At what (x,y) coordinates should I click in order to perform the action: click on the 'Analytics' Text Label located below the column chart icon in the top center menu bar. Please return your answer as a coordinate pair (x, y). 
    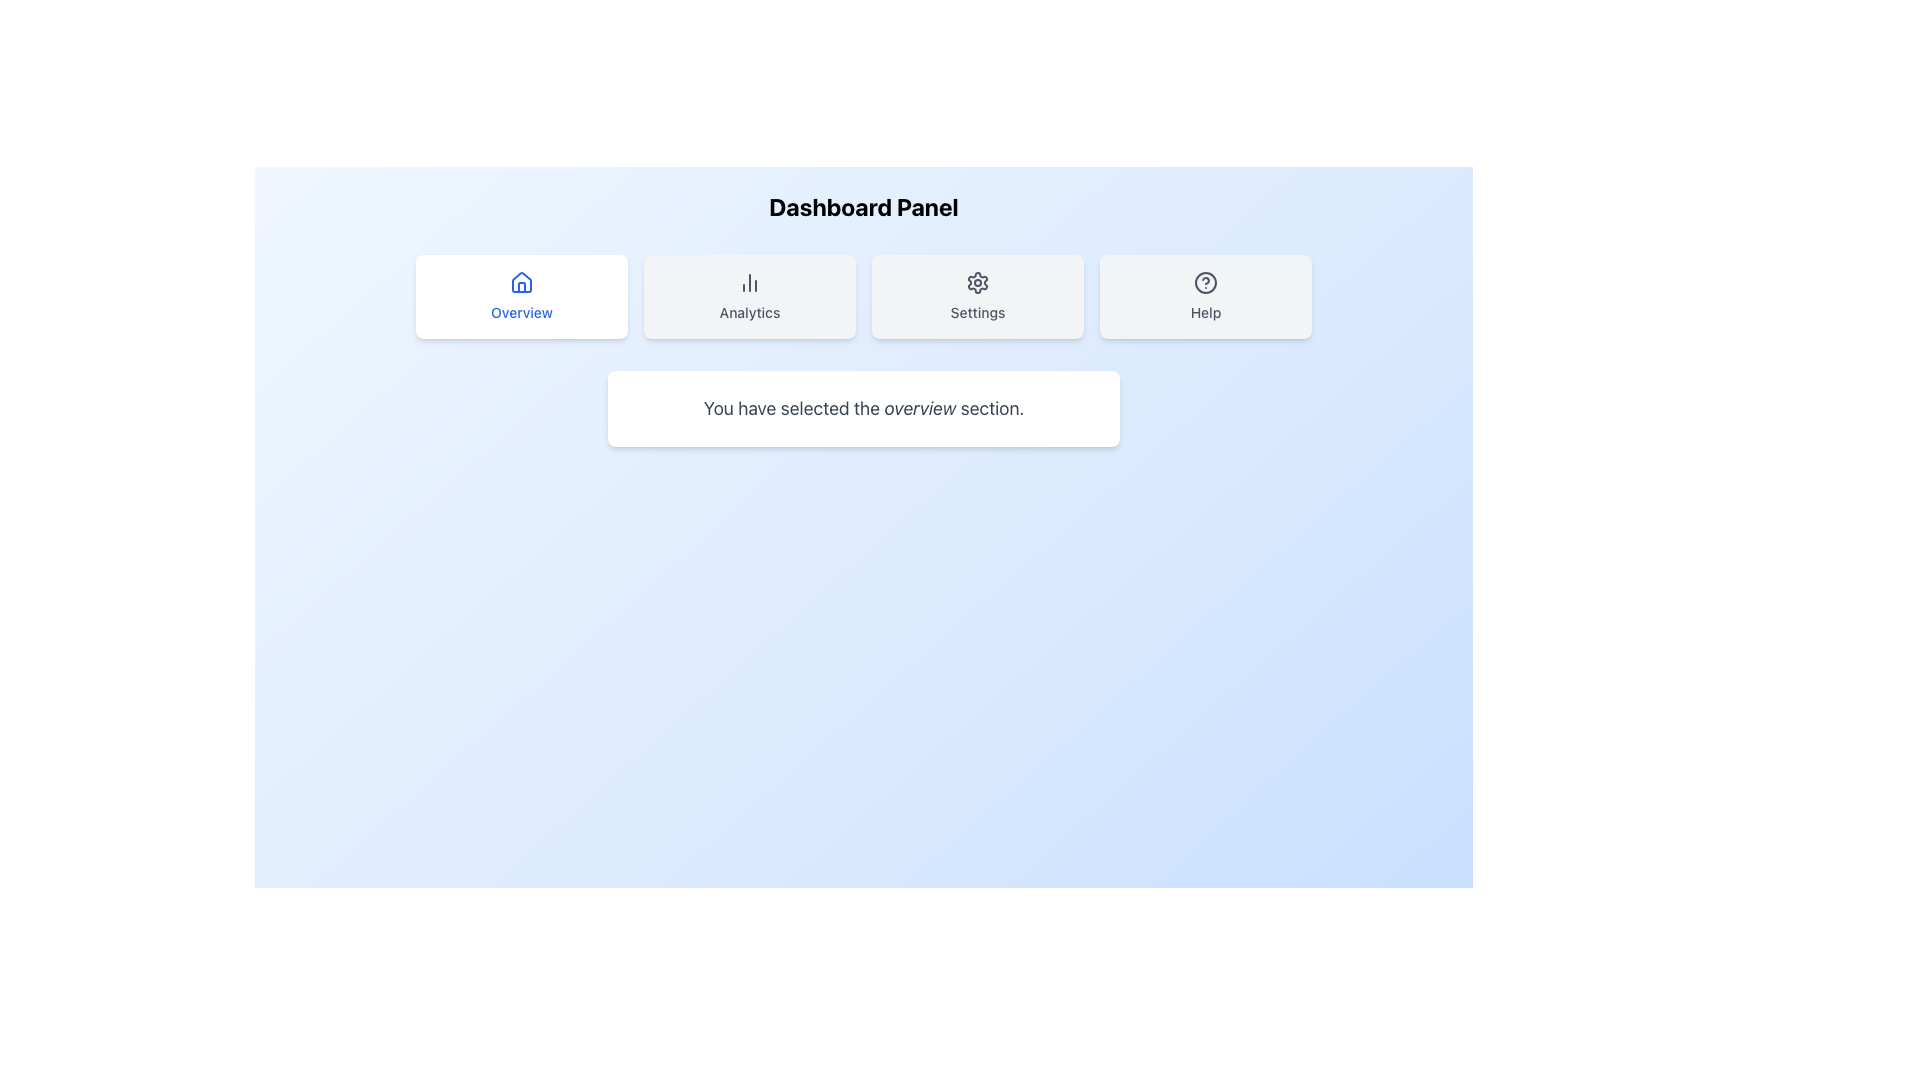
    Looking at the image, I should click on (748, 312).